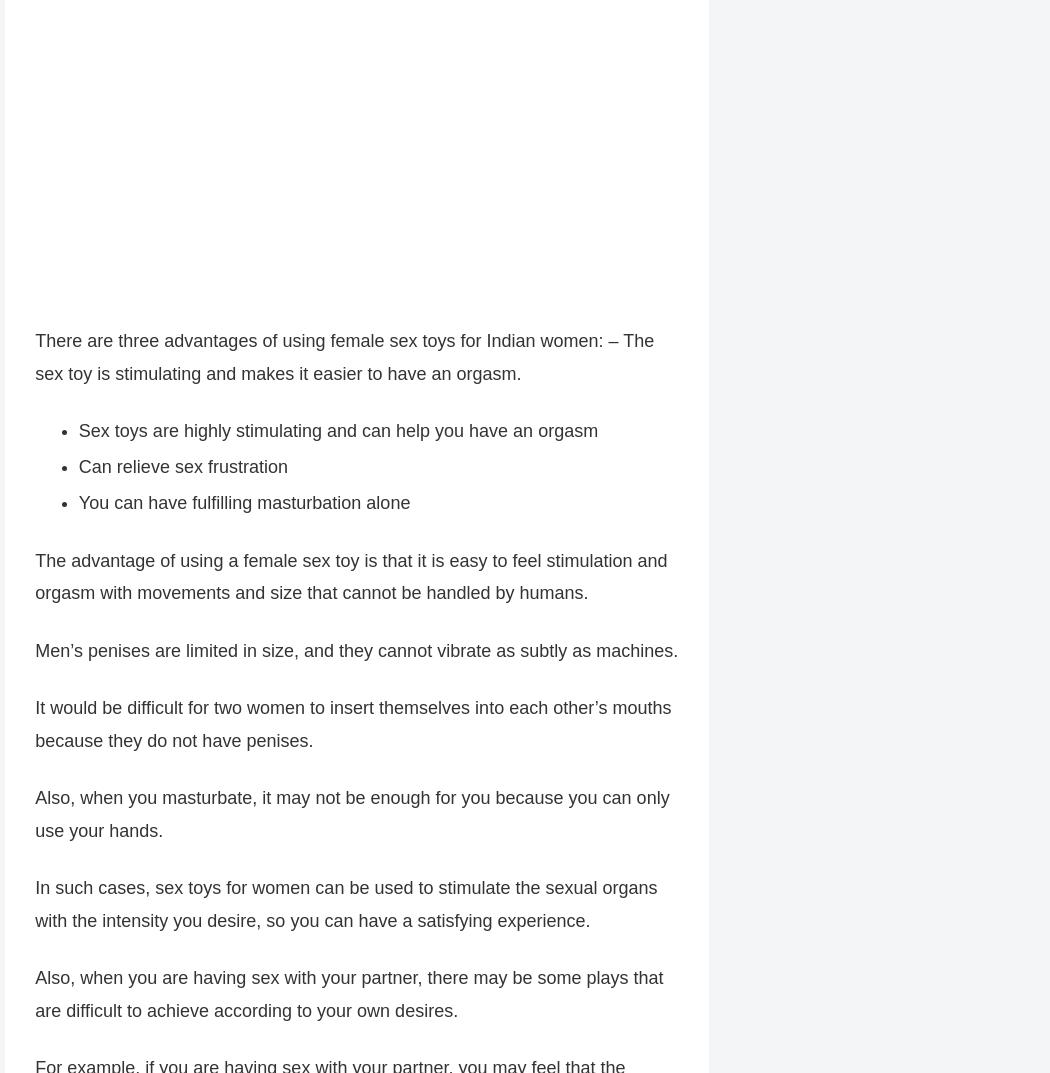  I want to click on 'Men’s penises are limited in size, and they cannot vibrate as subtly as machines.', so click(34, 652).